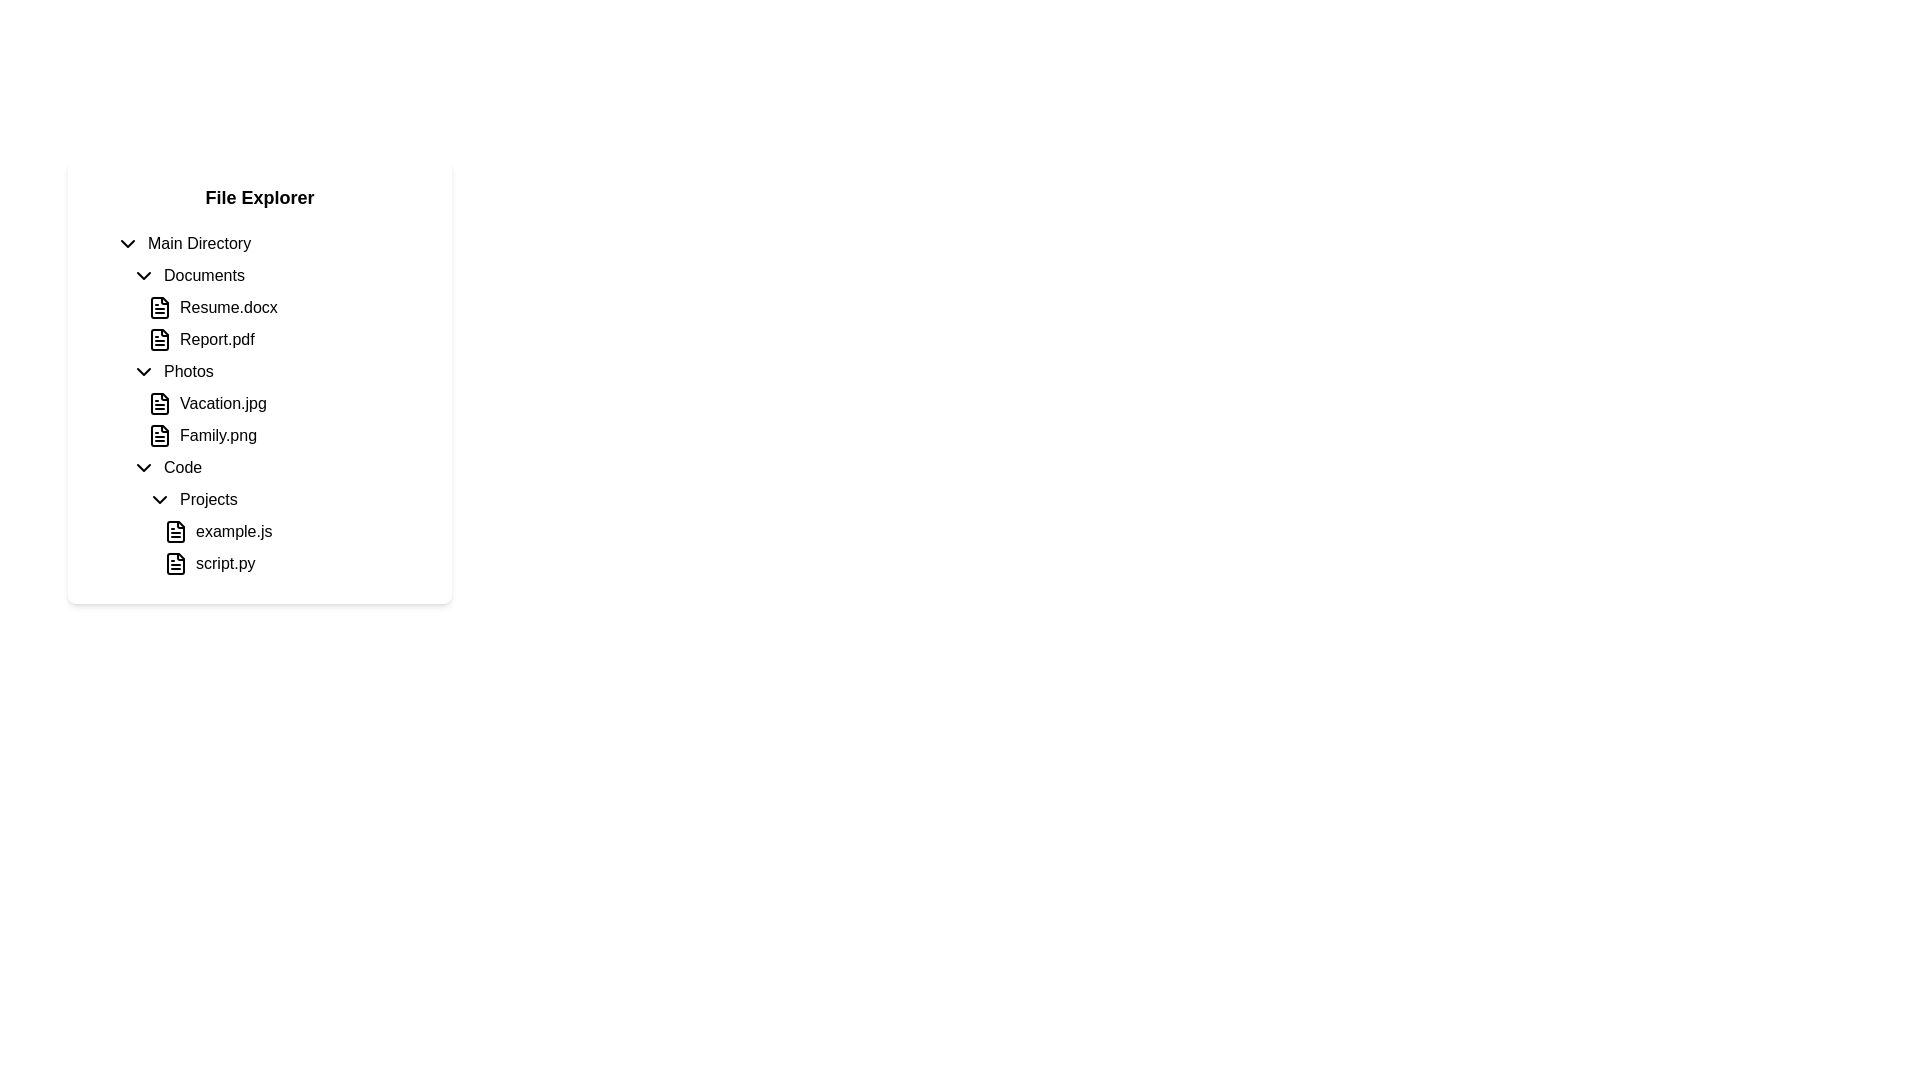  What do you see at coordinates (282, 404) in the screenshot?
I see `the file entry item labeled 'Vacation.jpg' located in the 'Photos' section of the file explorer` at bounding box center [282, 404].